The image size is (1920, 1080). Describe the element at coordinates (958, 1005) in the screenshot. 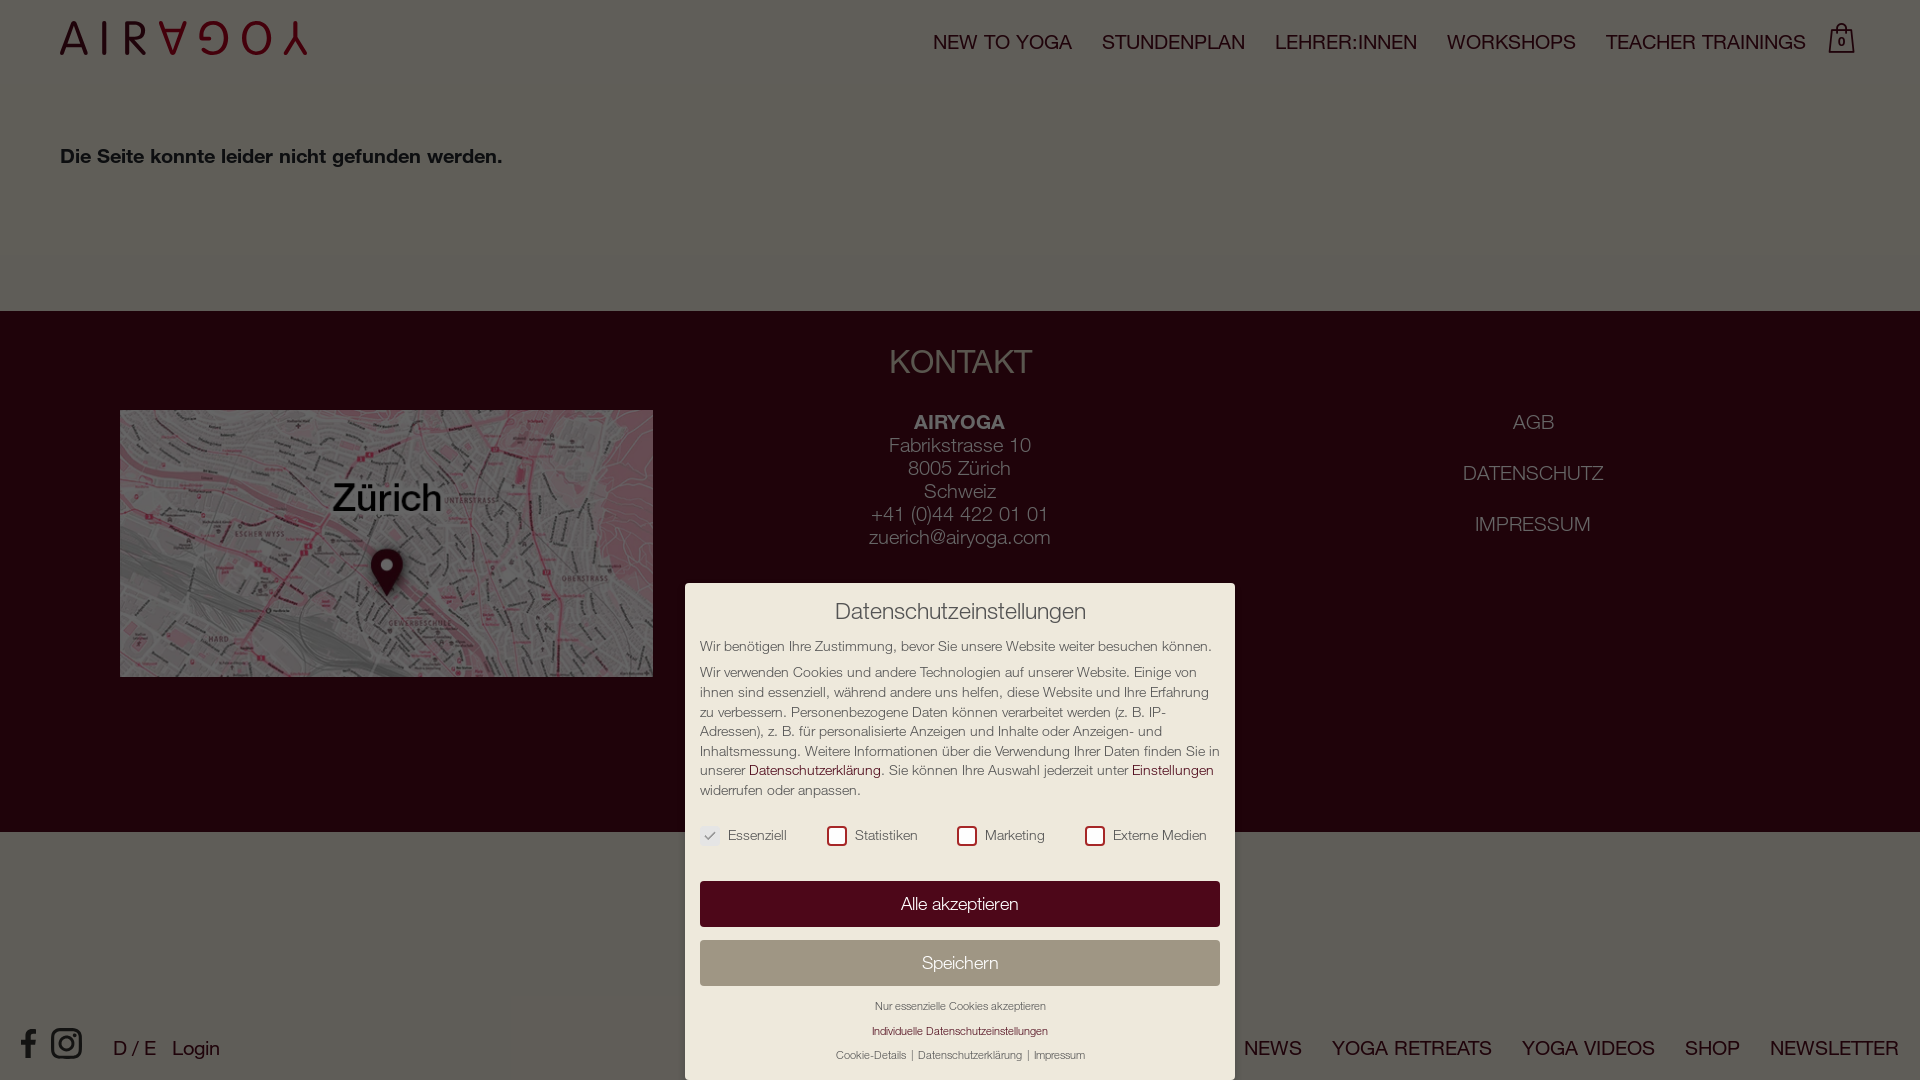

I see `'Nur essenzielle Cookies akzeptieren'` at that location.